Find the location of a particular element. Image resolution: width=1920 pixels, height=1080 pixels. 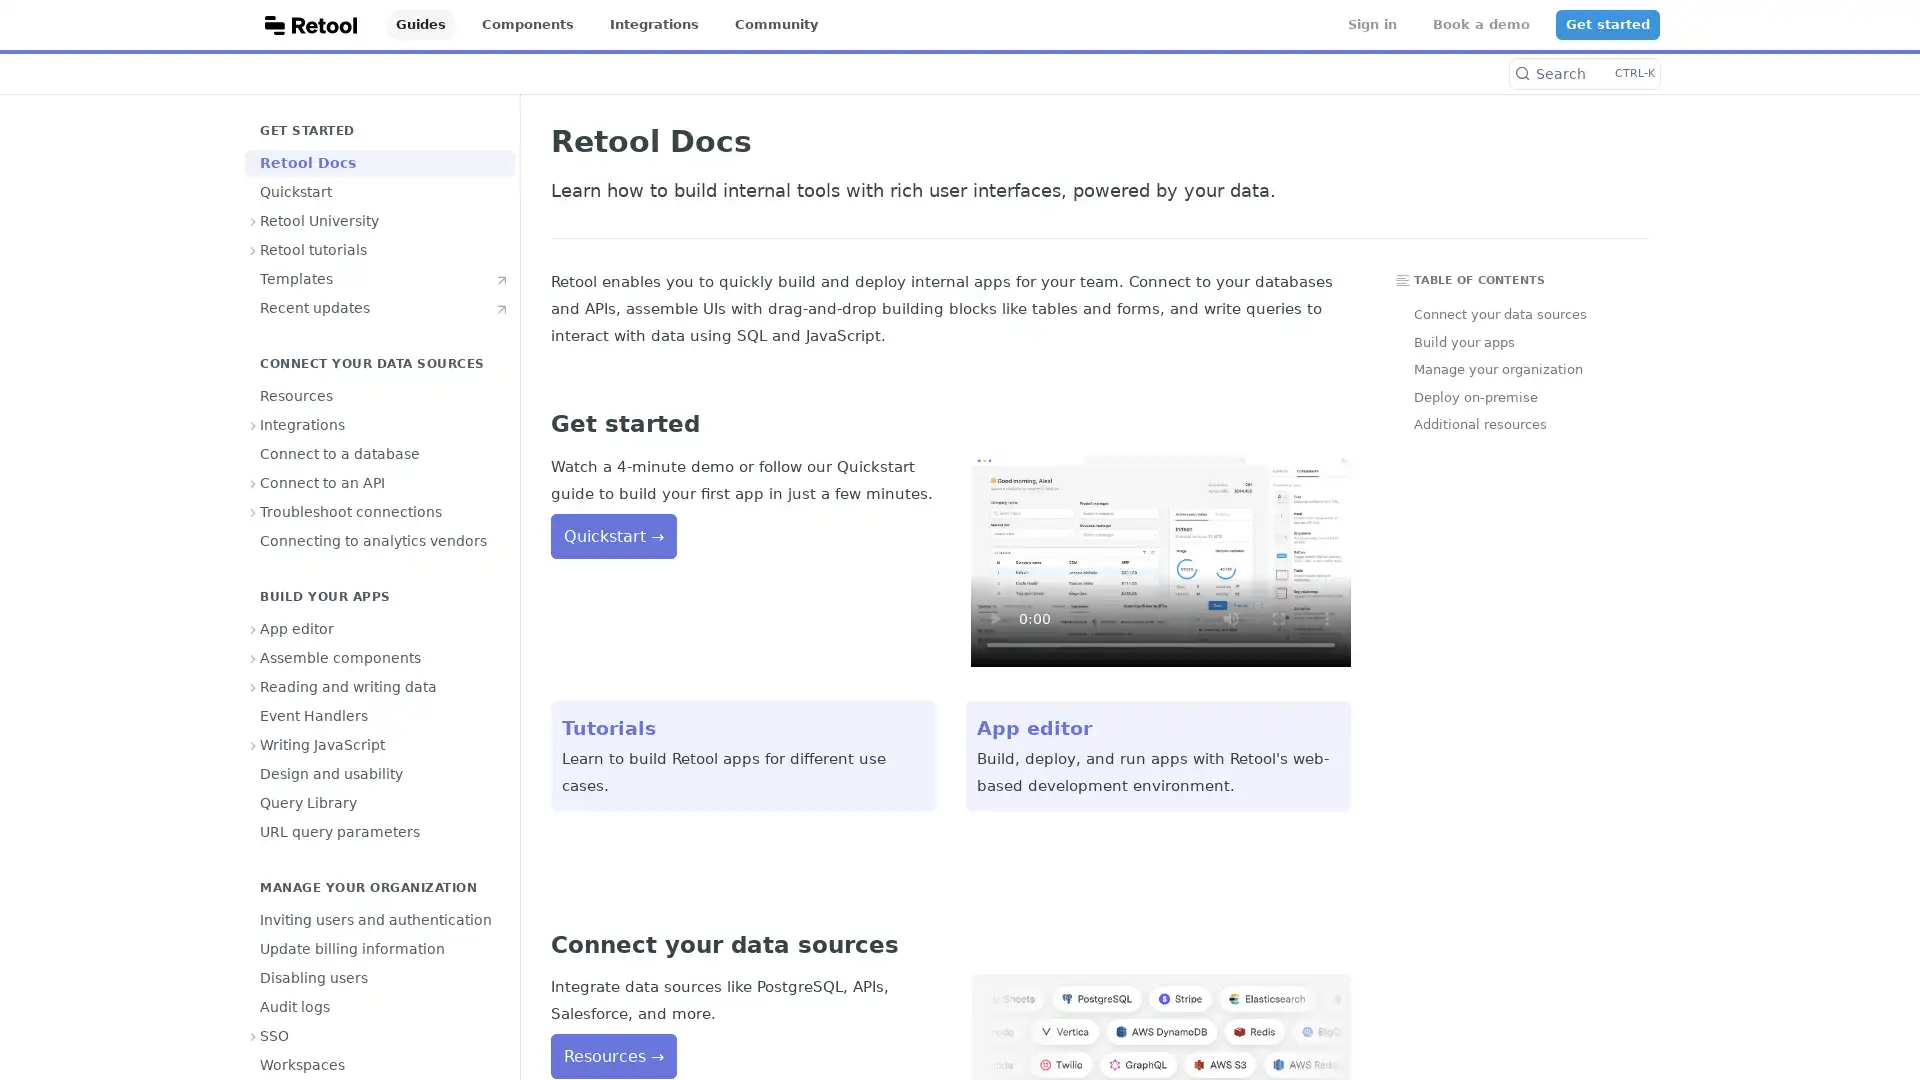

Show subpages for Integrations is located at coordinates (253, 423).